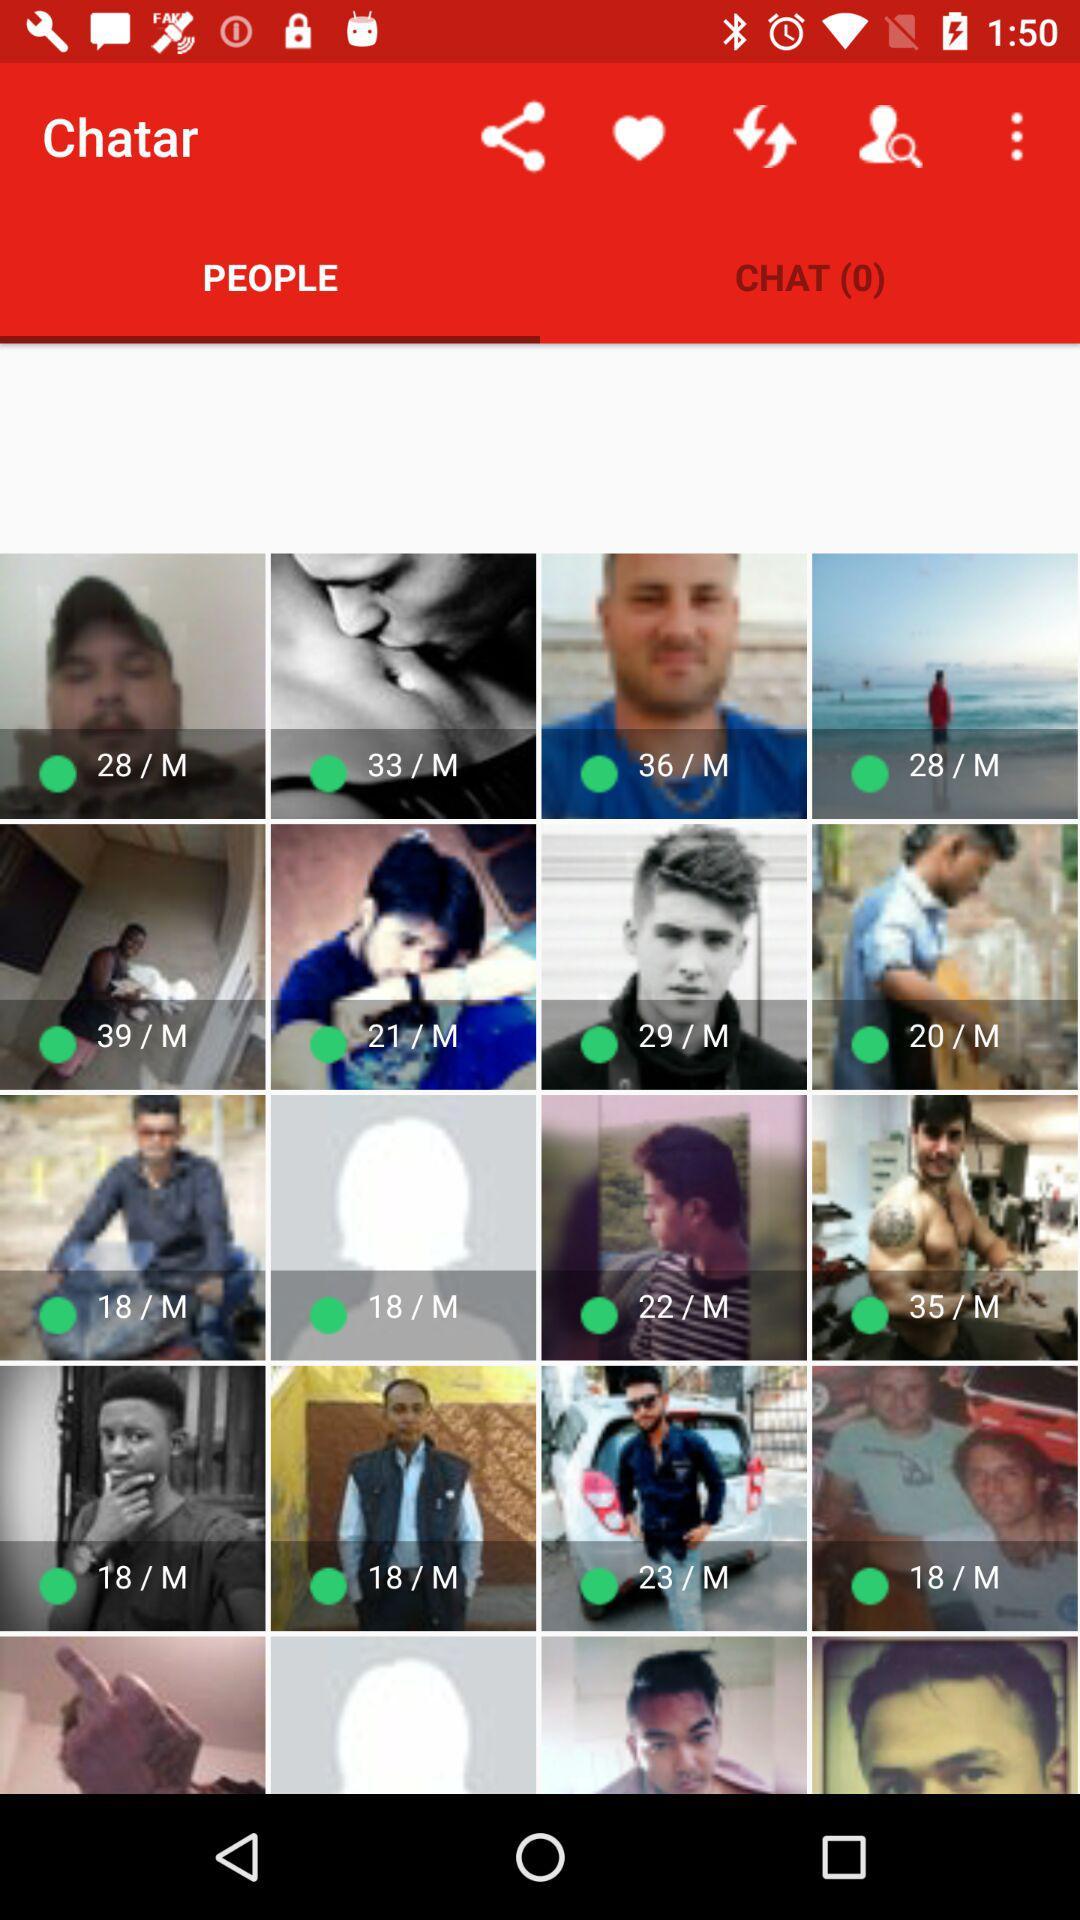 The height and width of the screenshot is (1920, 1080). Describe the element at coordinates (512, 135) in the screenshot. I see `the item above people` at that location.